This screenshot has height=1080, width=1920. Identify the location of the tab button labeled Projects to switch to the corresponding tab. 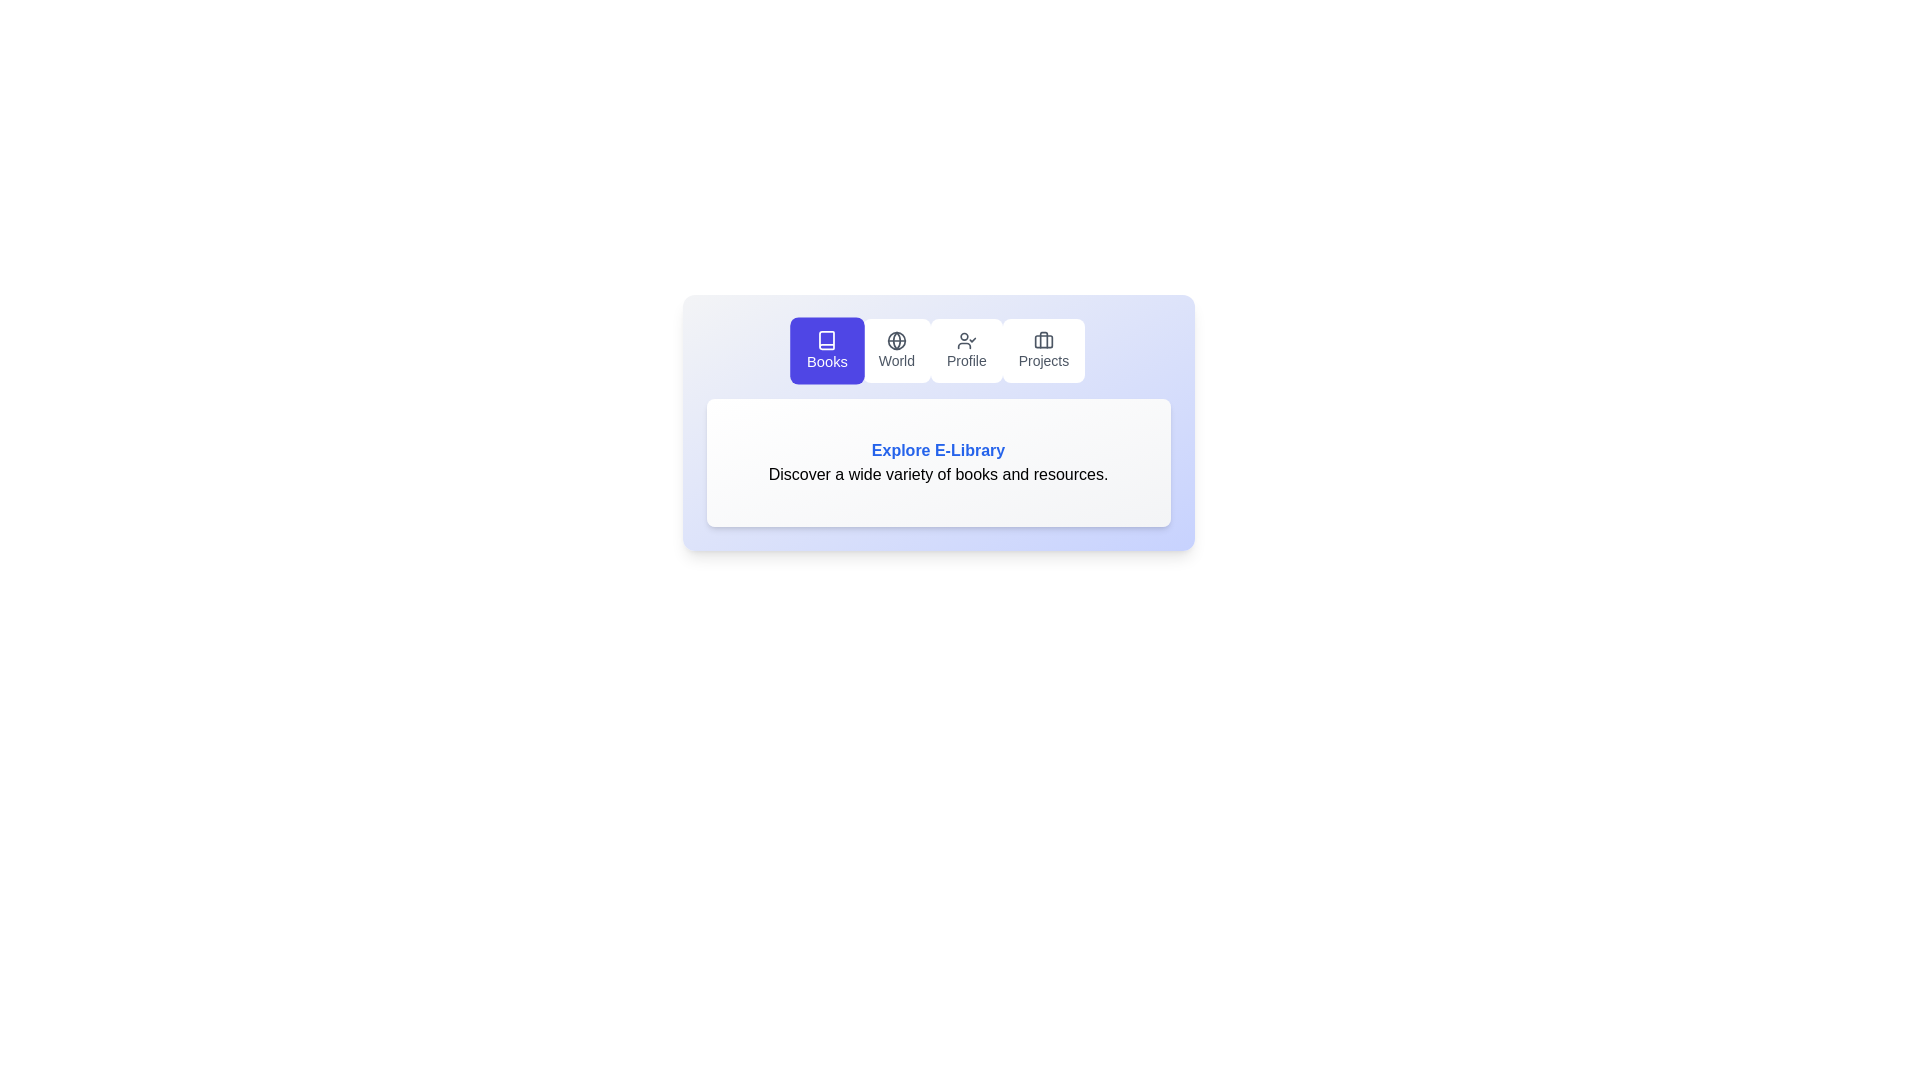
(1042, 350).